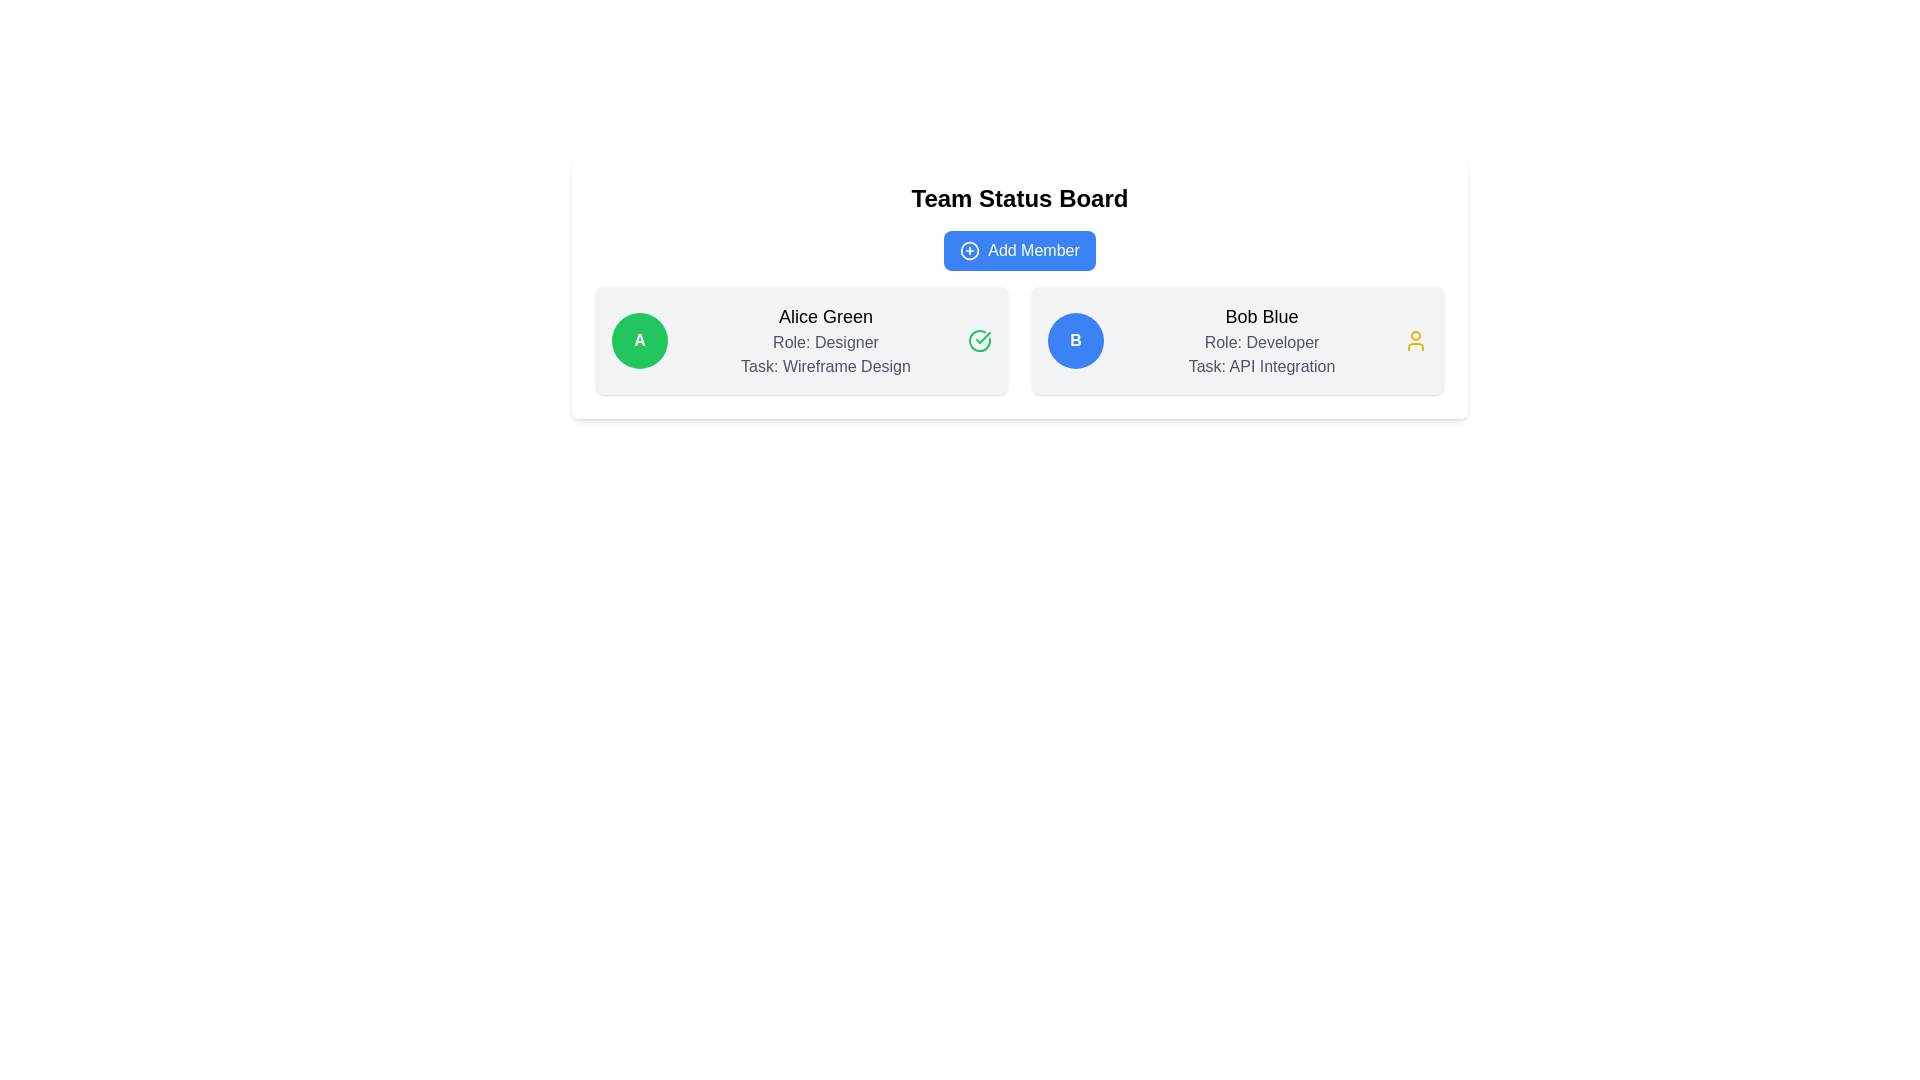 The height and width of the screenshot is (1080, 1920). Describe the element at coordinates (1261, 315) in the screenshot. I see `the text label displaying 'Bob Blue', which is prominently styled in bold and larger font, located in the right card under 'Team Status Board'` at that location.